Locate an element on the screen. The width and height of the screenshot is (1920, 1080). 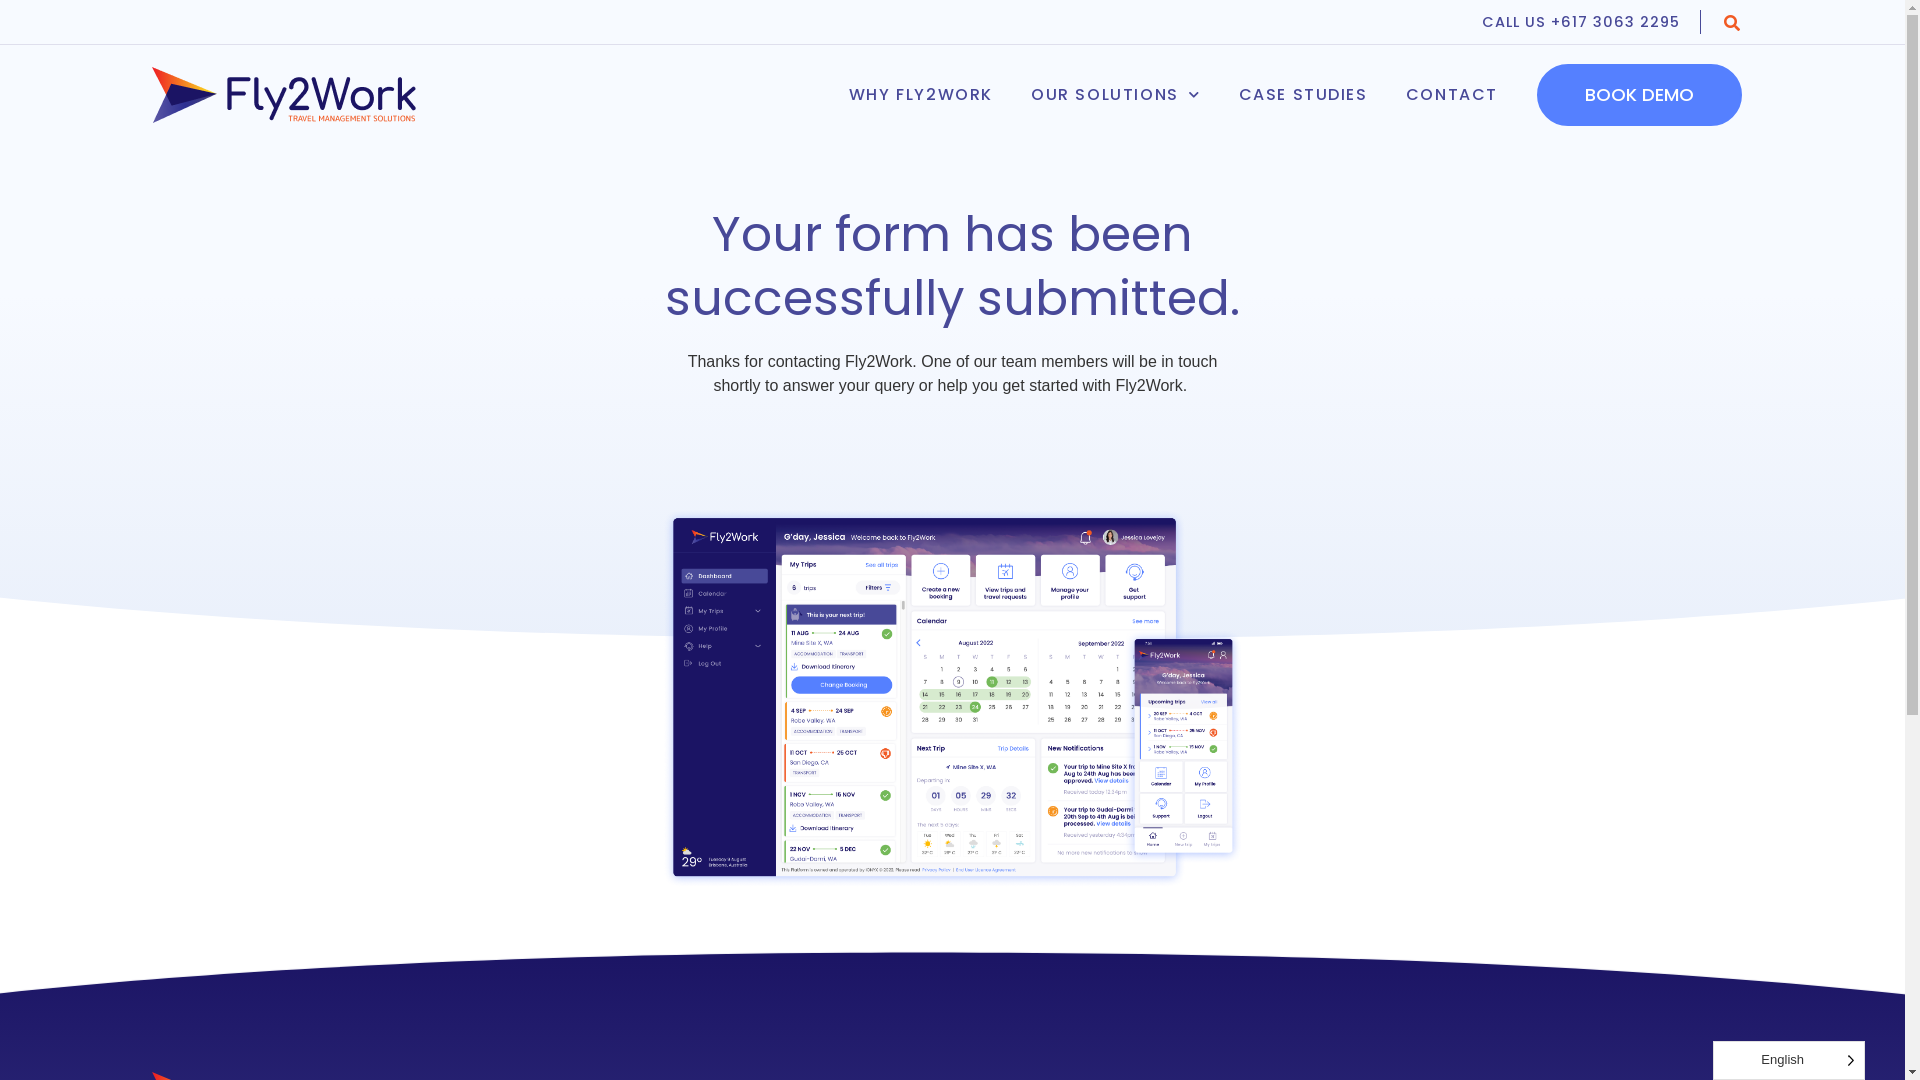
'OUR SOLUTIONS' is located at coordinates (1012, 95).